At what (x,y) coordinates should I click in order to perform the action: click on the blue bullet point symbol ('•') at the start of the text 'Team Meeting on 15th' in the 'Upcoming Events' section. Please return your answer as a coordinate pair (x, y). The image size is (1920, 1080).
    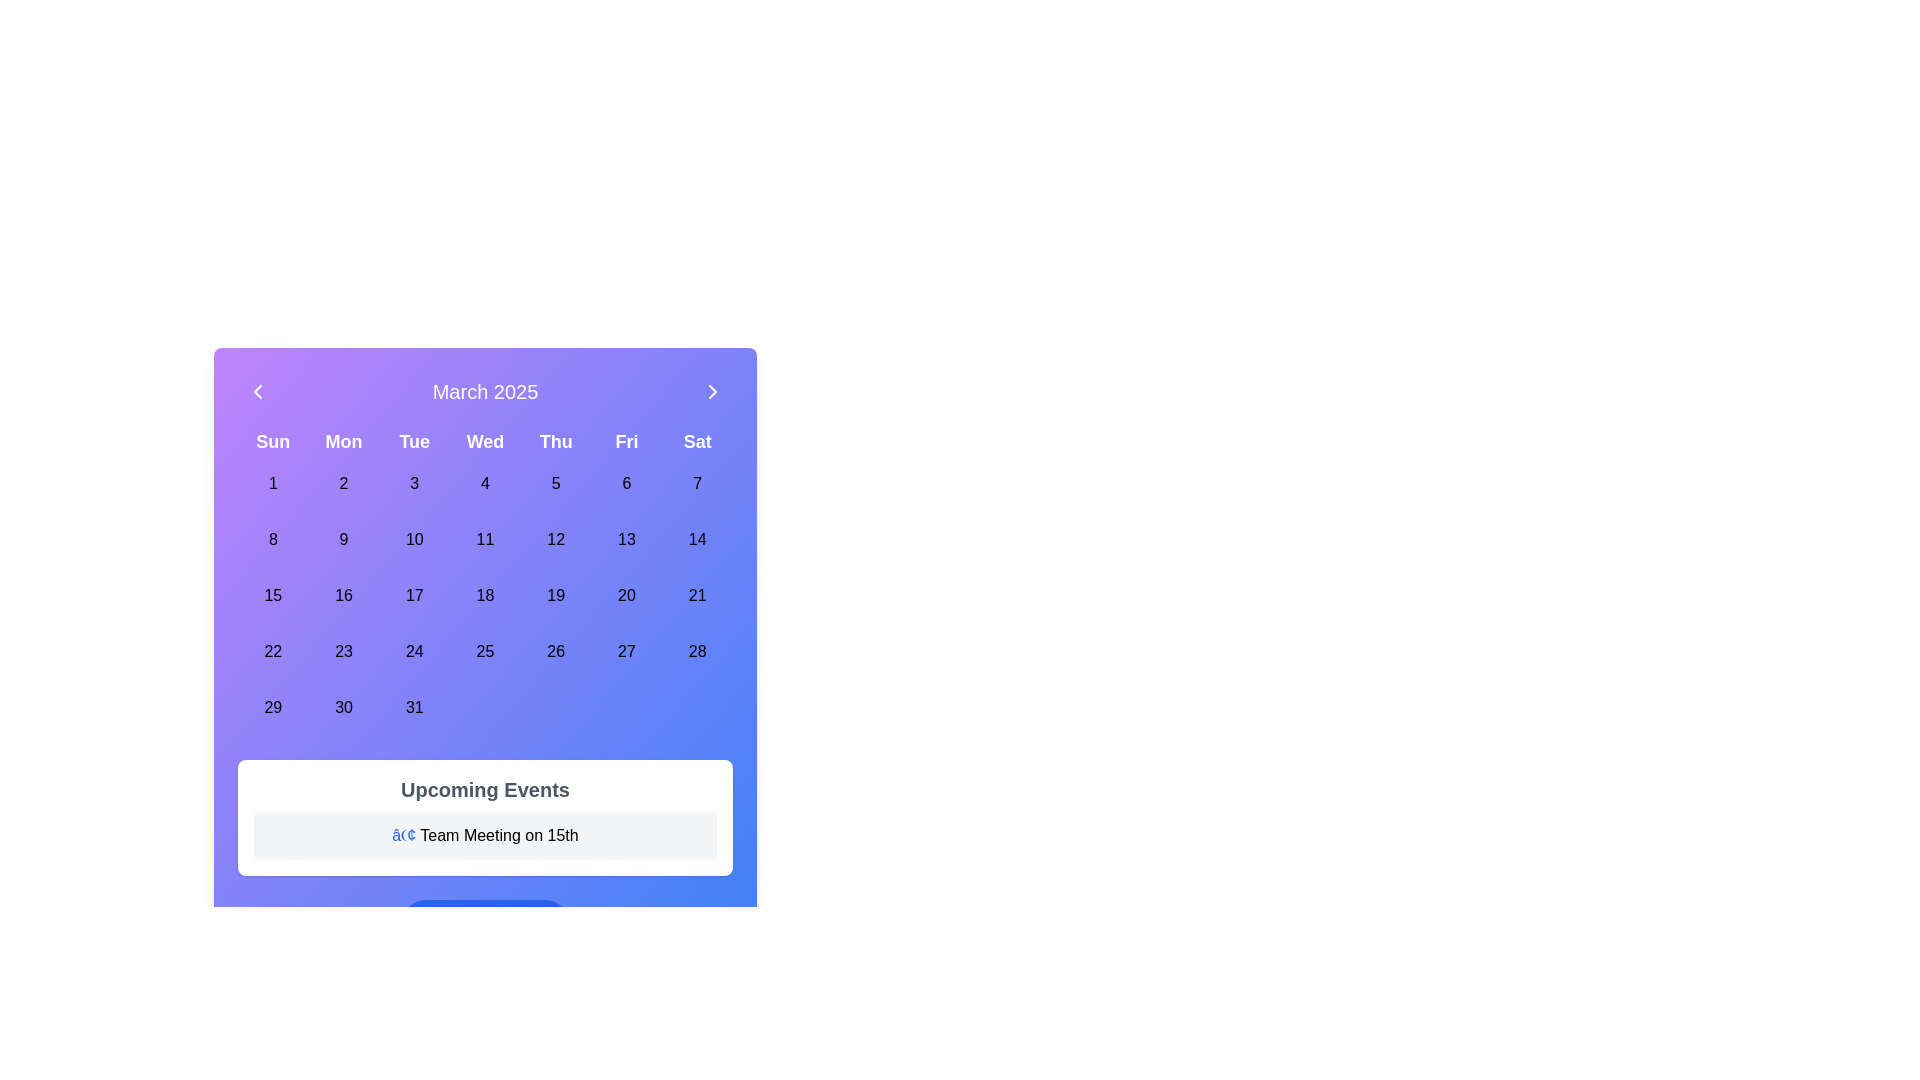
    Looking at the image, I should click on (403, 835).